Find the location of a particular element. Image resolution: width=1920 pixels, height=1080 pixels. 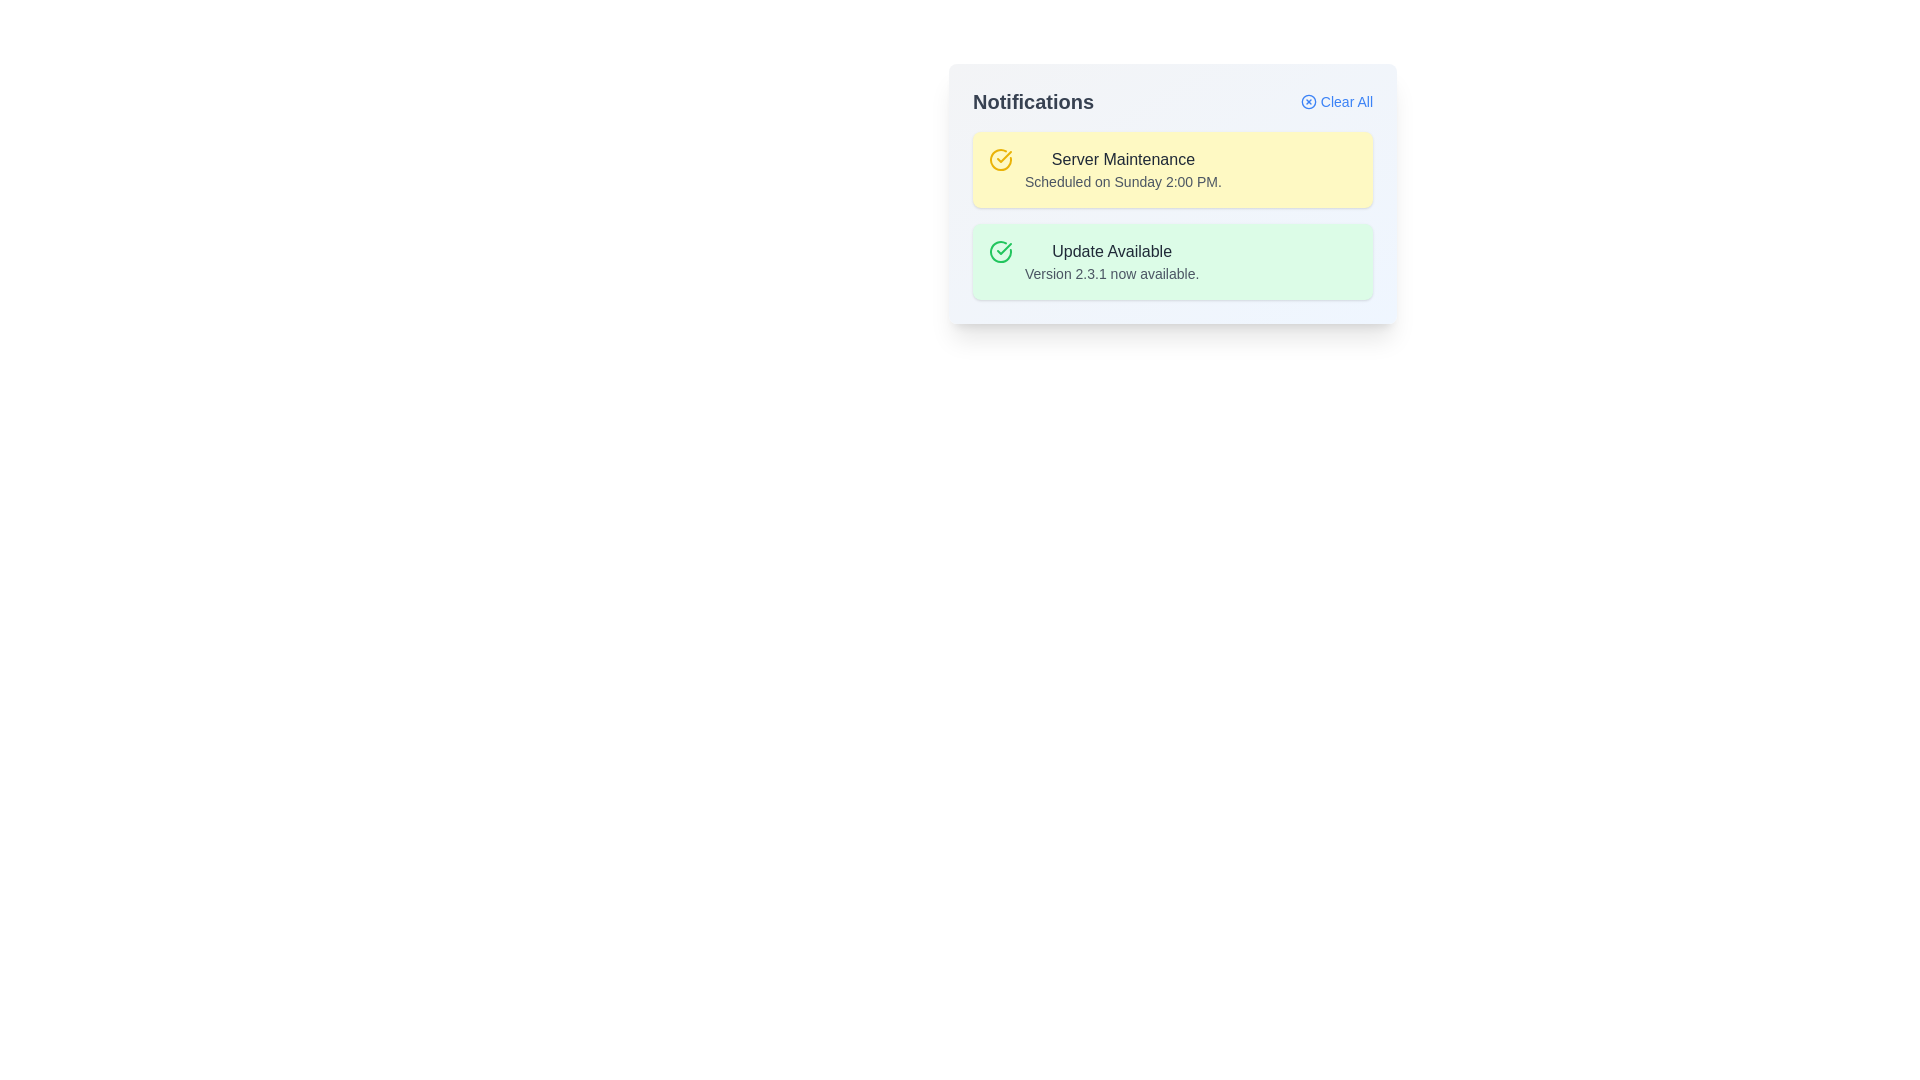

the Text Label that provides scheduling details for the 'Server Maintenance' notification, located directly below the 'Server Maintenance' text in the upper yellow notification card is located at coordinates (1123, 181).